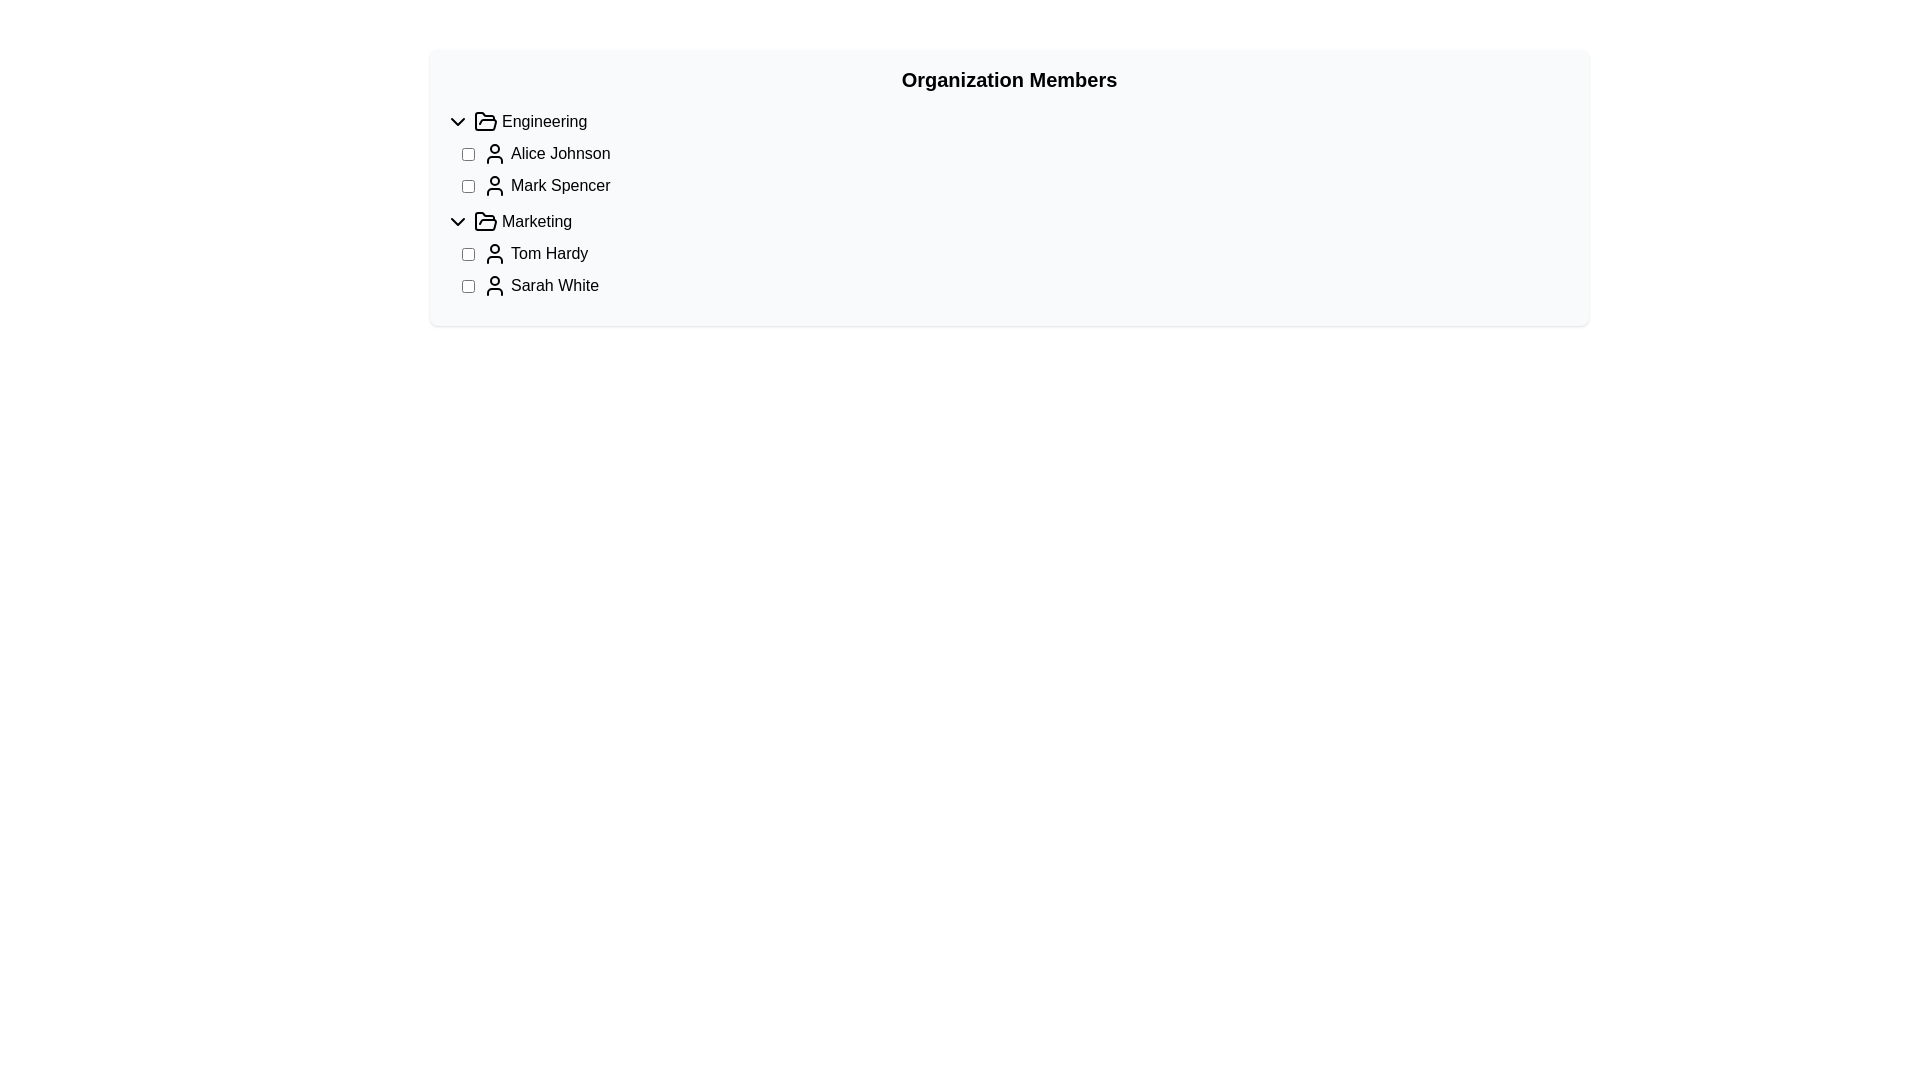  What do you see at coordinates (544, 122) in the screenshot?
I see `the folder icon associated with the 'Engineering' section` at bounding box center [544, 122].